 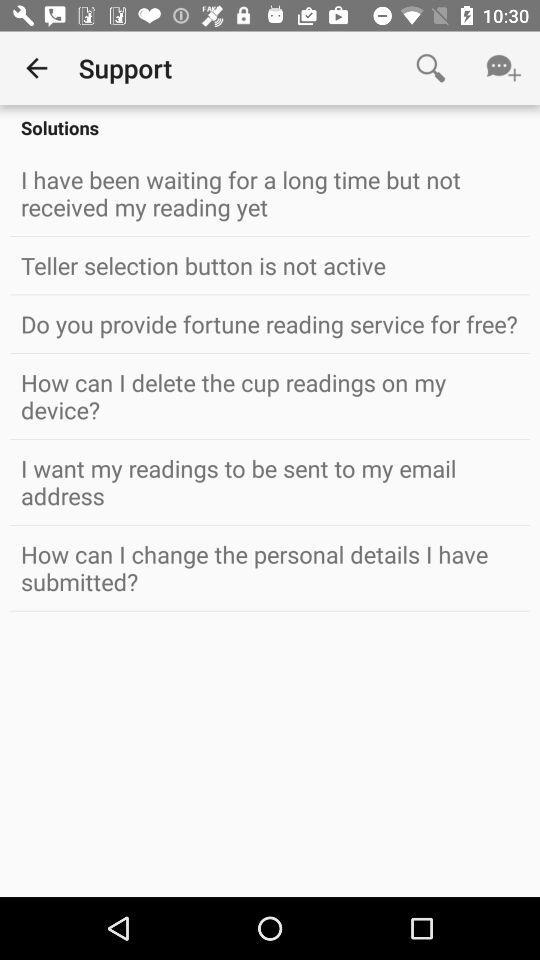 I want to click on the search option, so click(x=429, y=68).